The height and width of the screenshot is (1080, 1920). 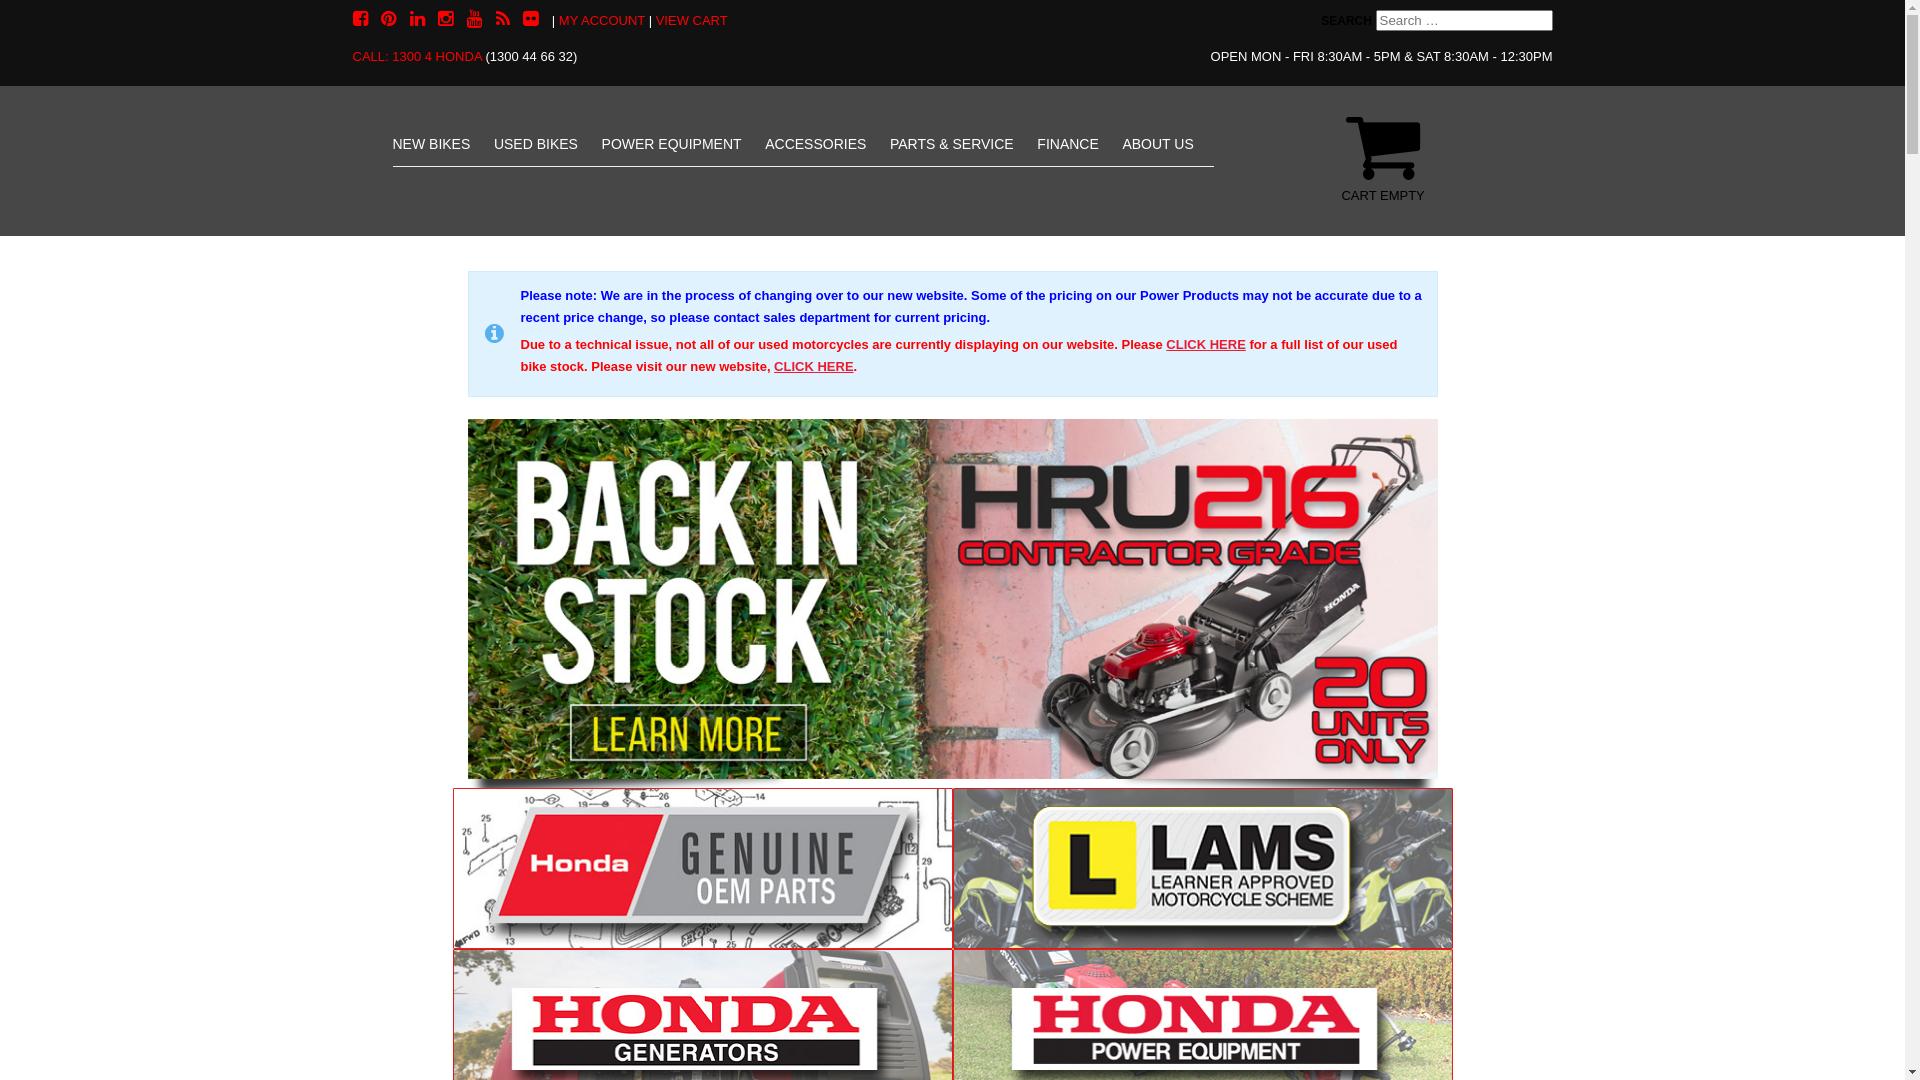 What do you see at coordinates (815, 142) in the screenshot?
I see `'ACCESSORIES'` at bounding box center [815, 142].